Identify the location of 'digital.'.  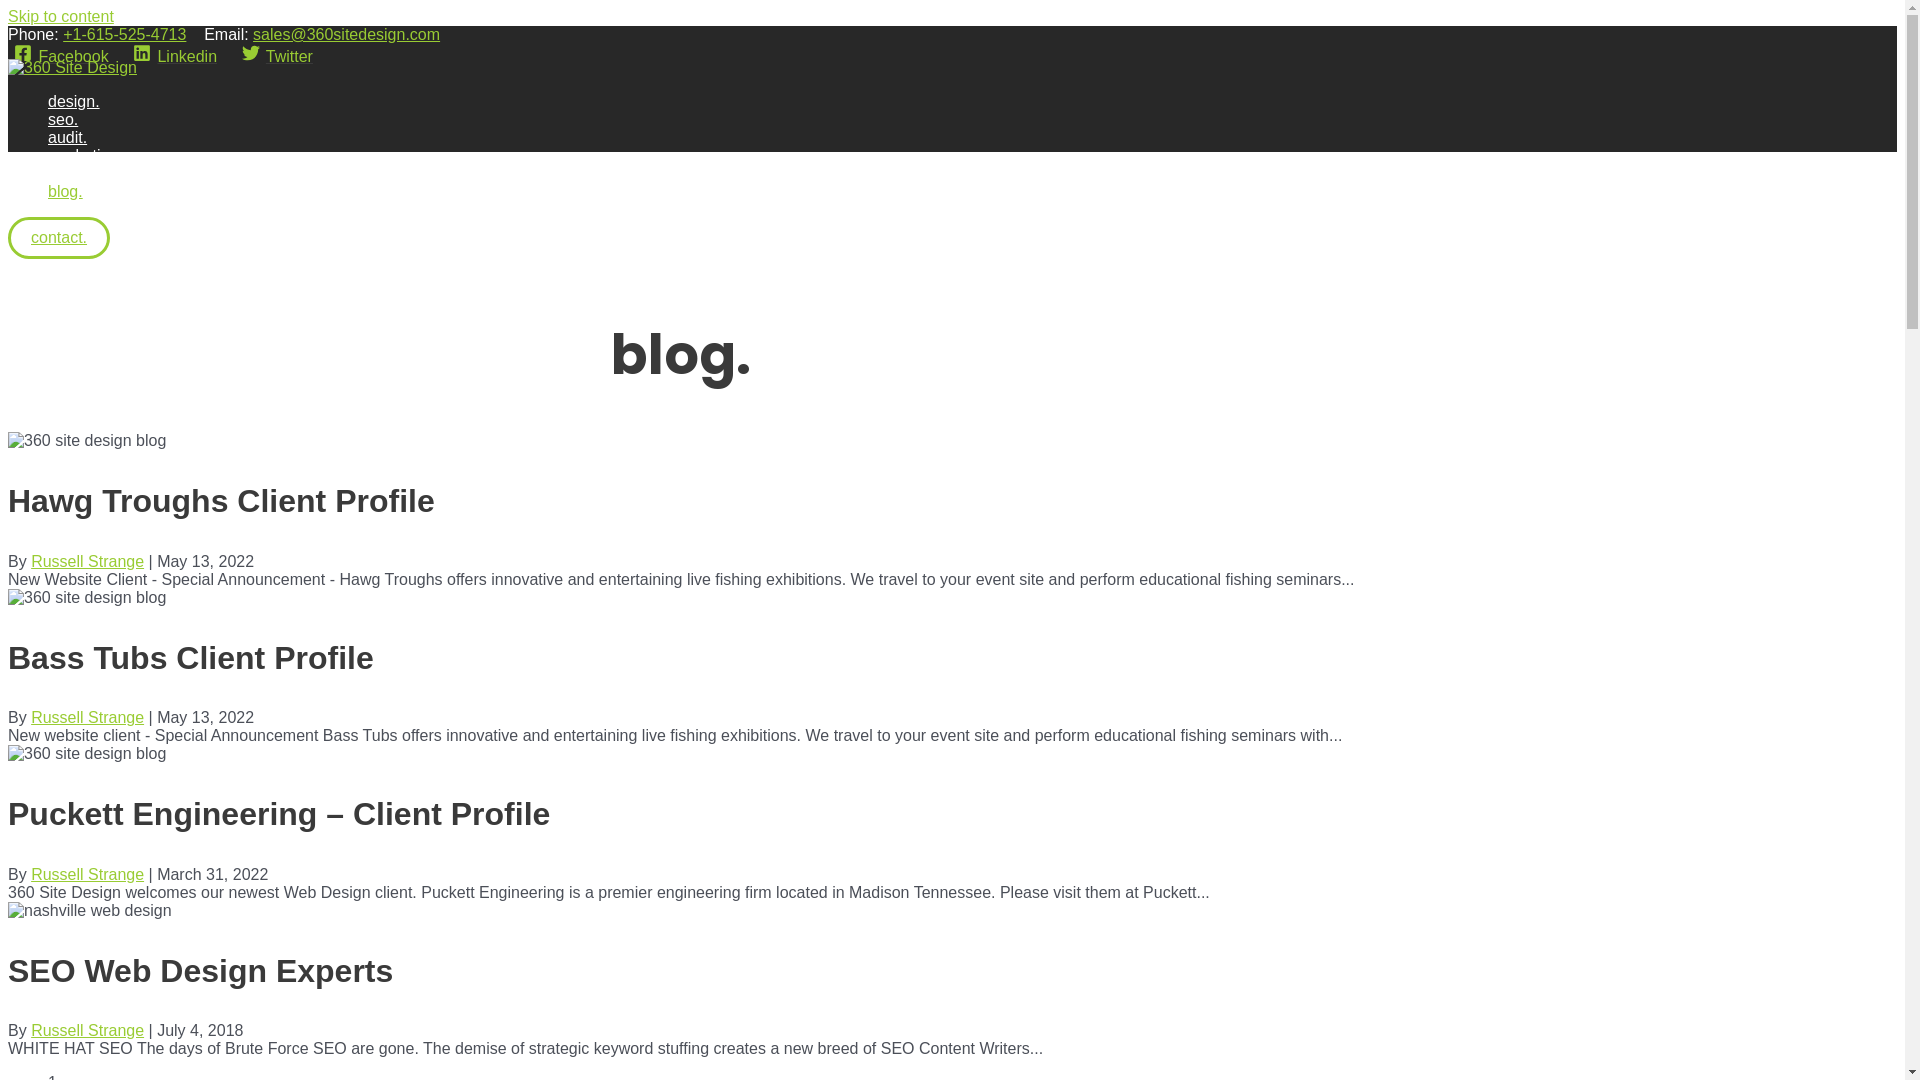
(86, 172).